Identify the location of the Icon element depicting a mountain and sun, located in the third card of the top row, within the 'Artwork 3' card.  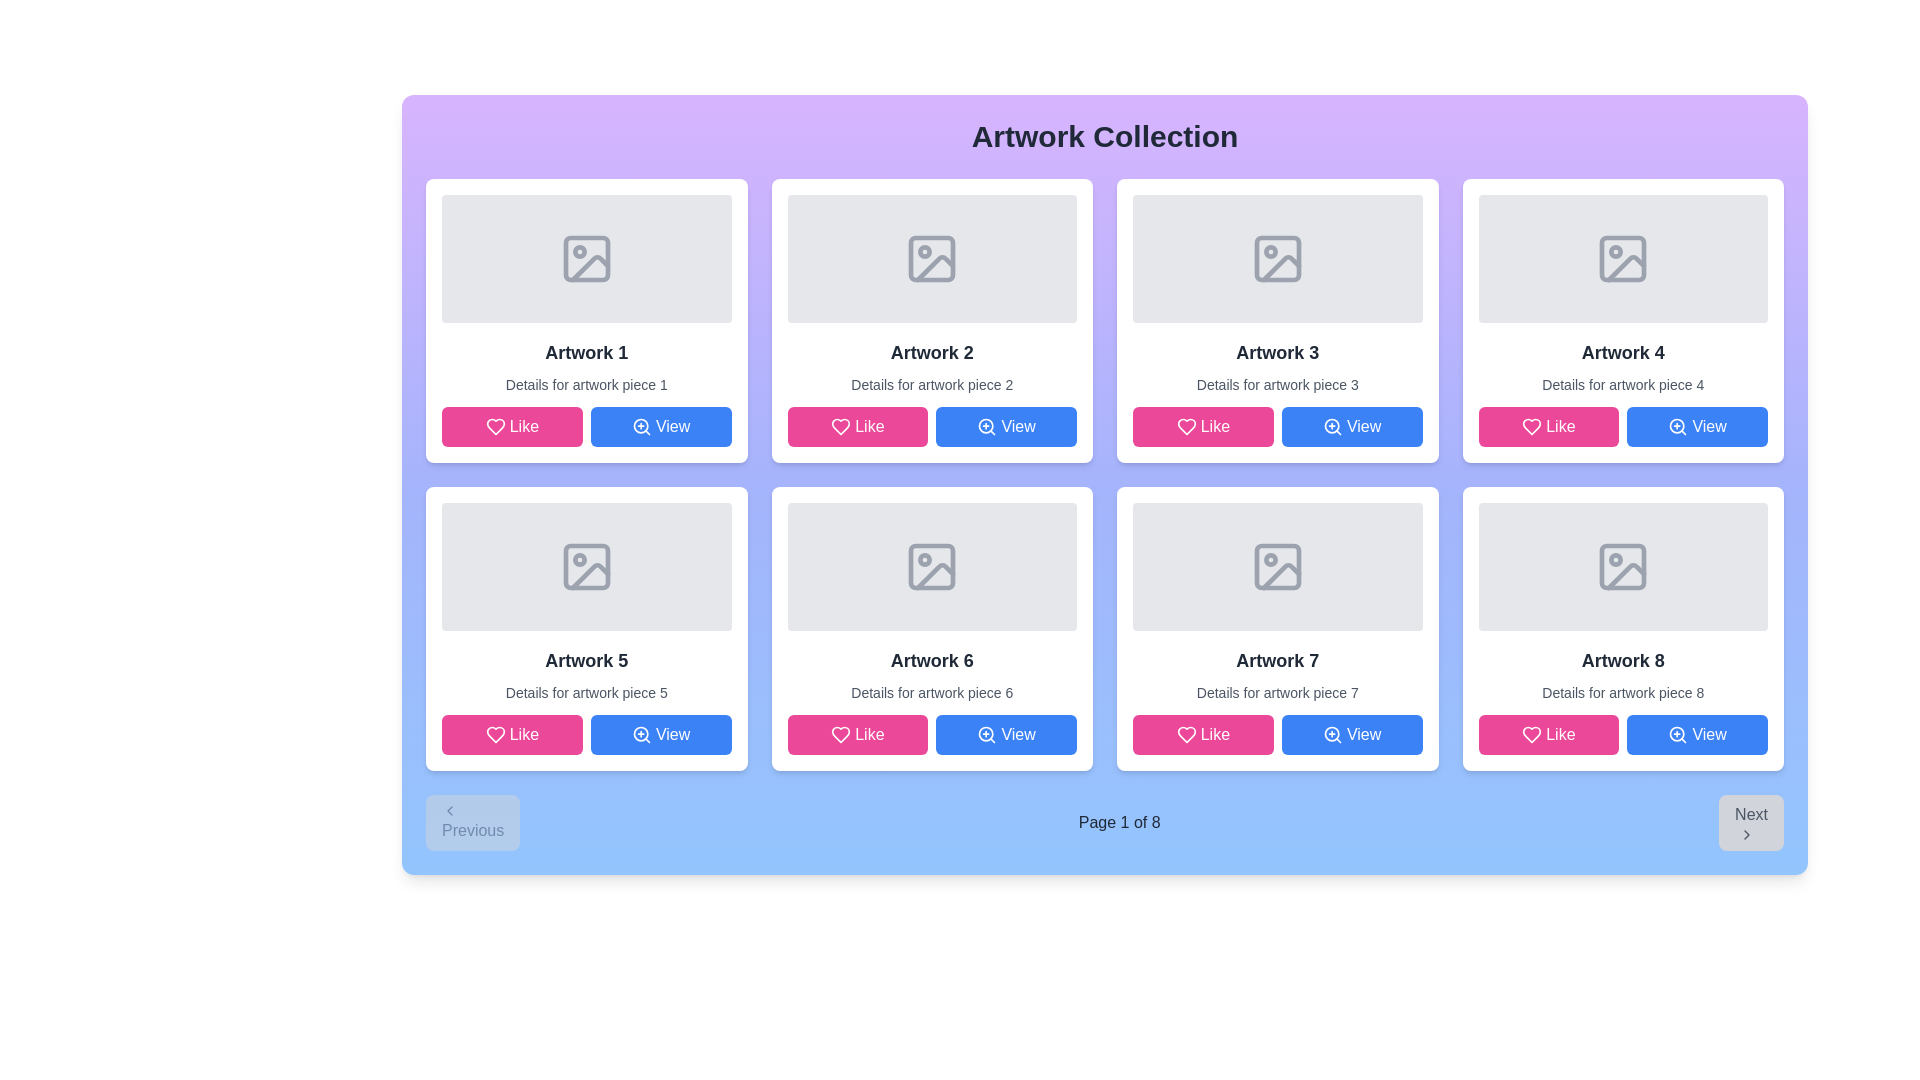
(1276, 257).